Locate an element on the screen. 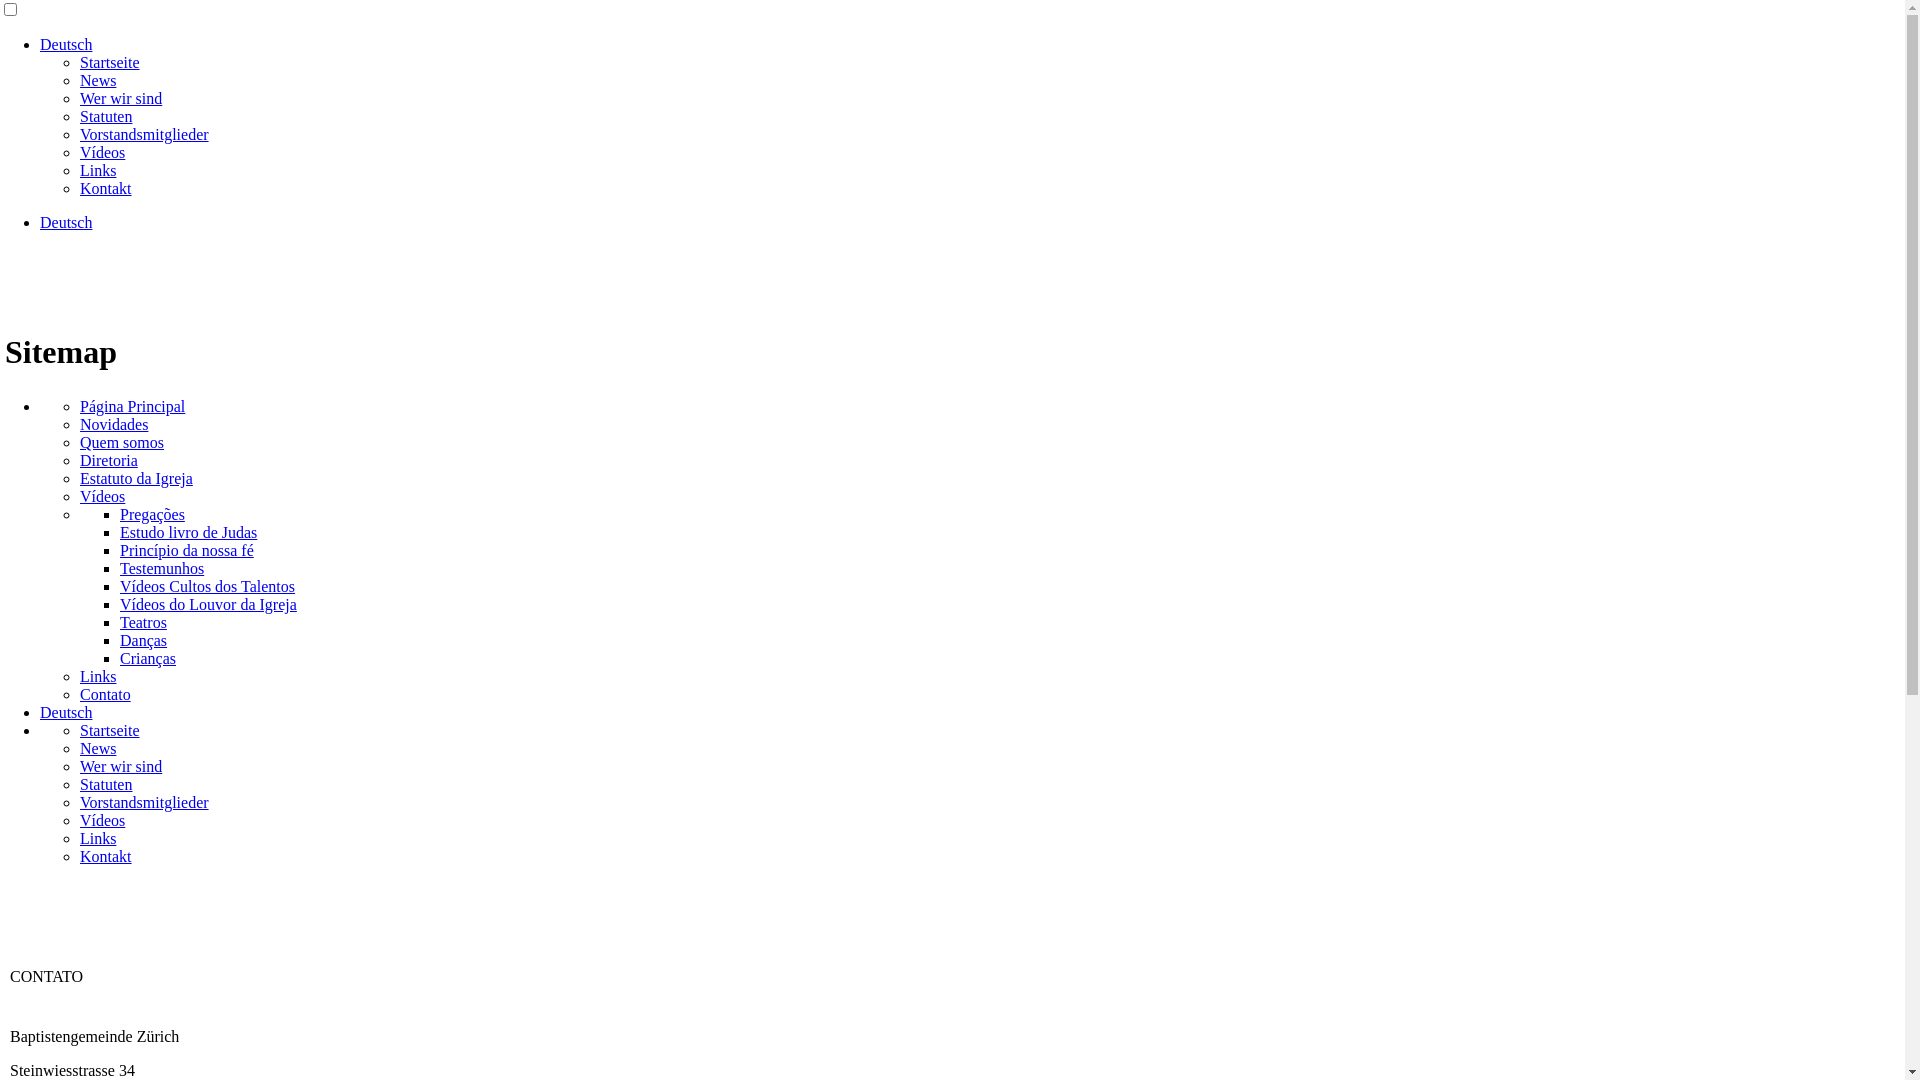  'Testemunhos' is located at coordinates (162, 568).